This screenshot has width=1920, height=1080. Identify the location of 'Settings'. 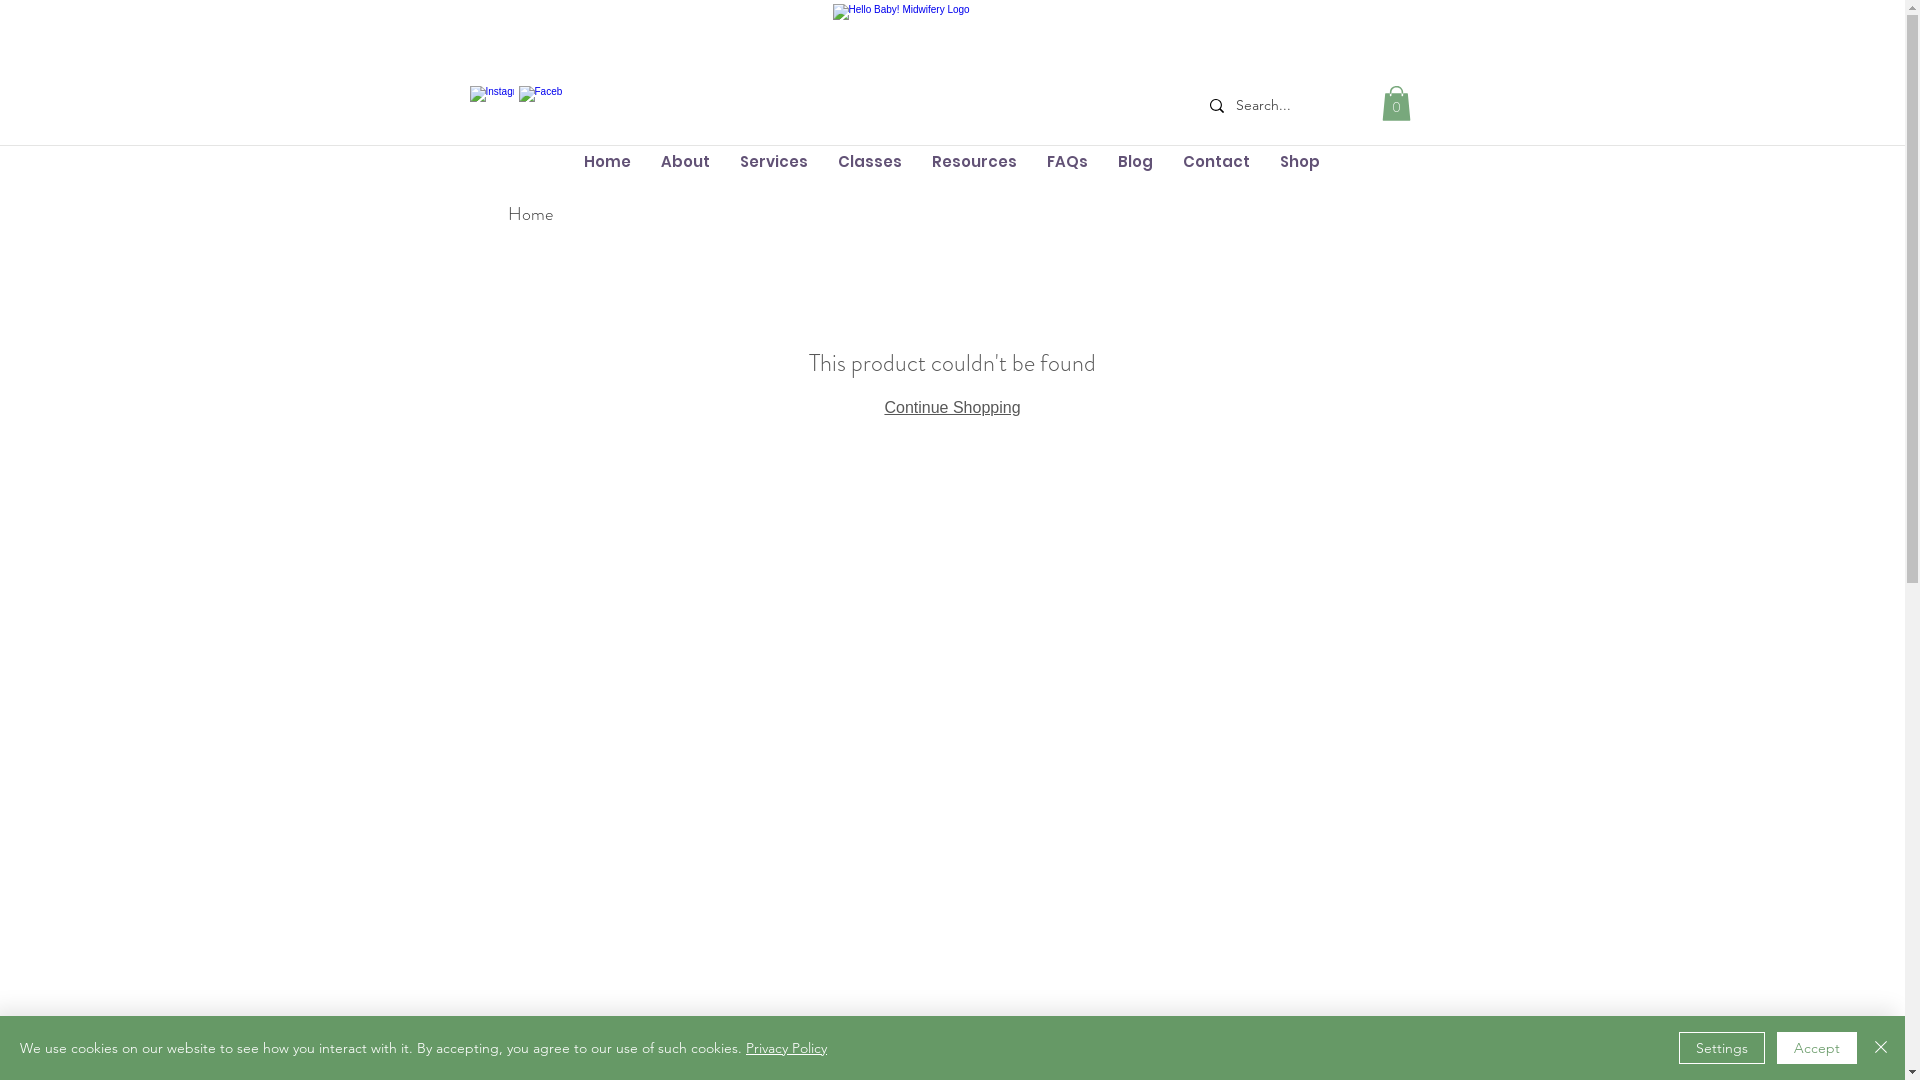
(1721, 1047).